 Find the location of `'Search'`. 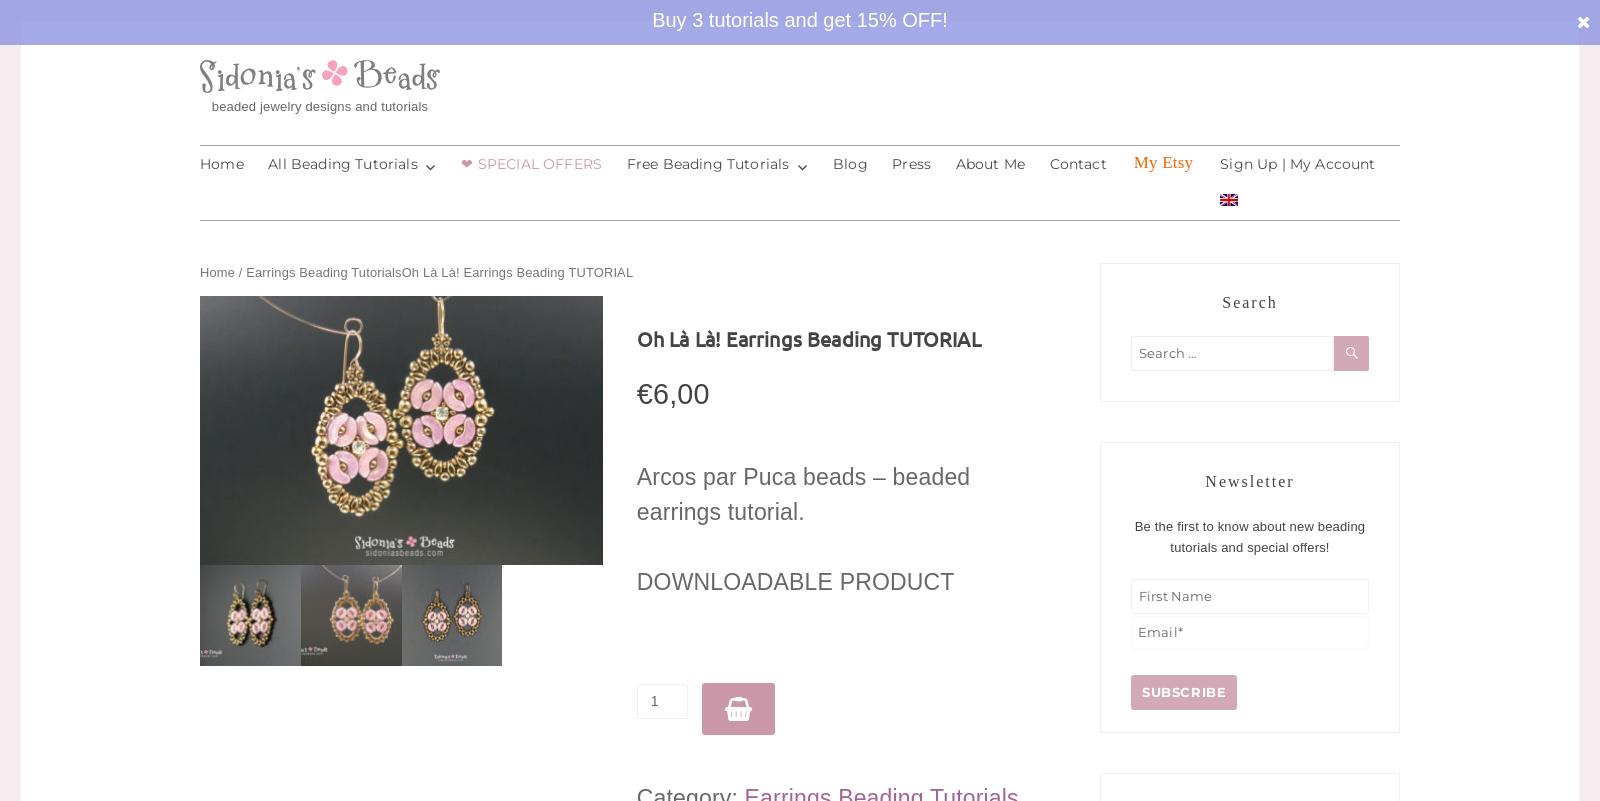

'Search' is located at coordinates (1248, 301).